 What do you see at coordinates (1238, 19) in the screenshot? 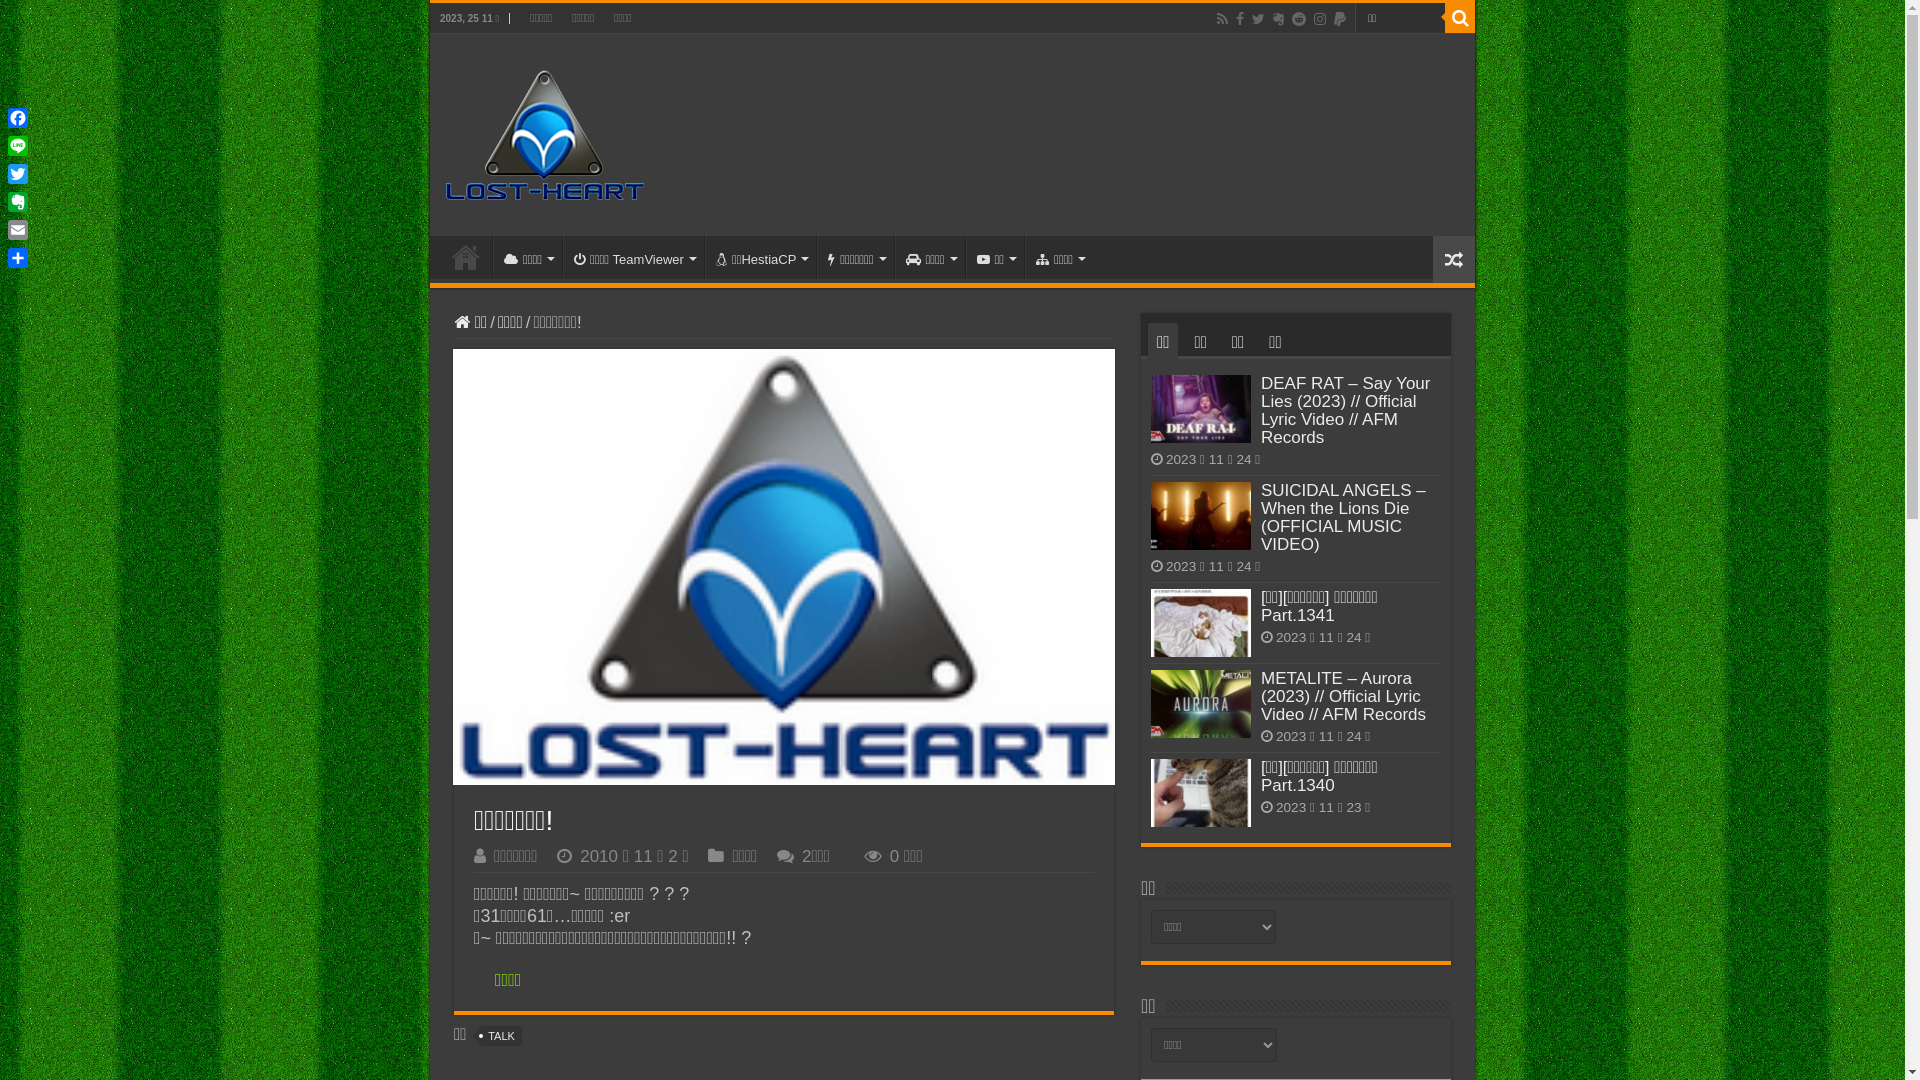
I see `'Facebook'` at bounding box center [1238, 19].